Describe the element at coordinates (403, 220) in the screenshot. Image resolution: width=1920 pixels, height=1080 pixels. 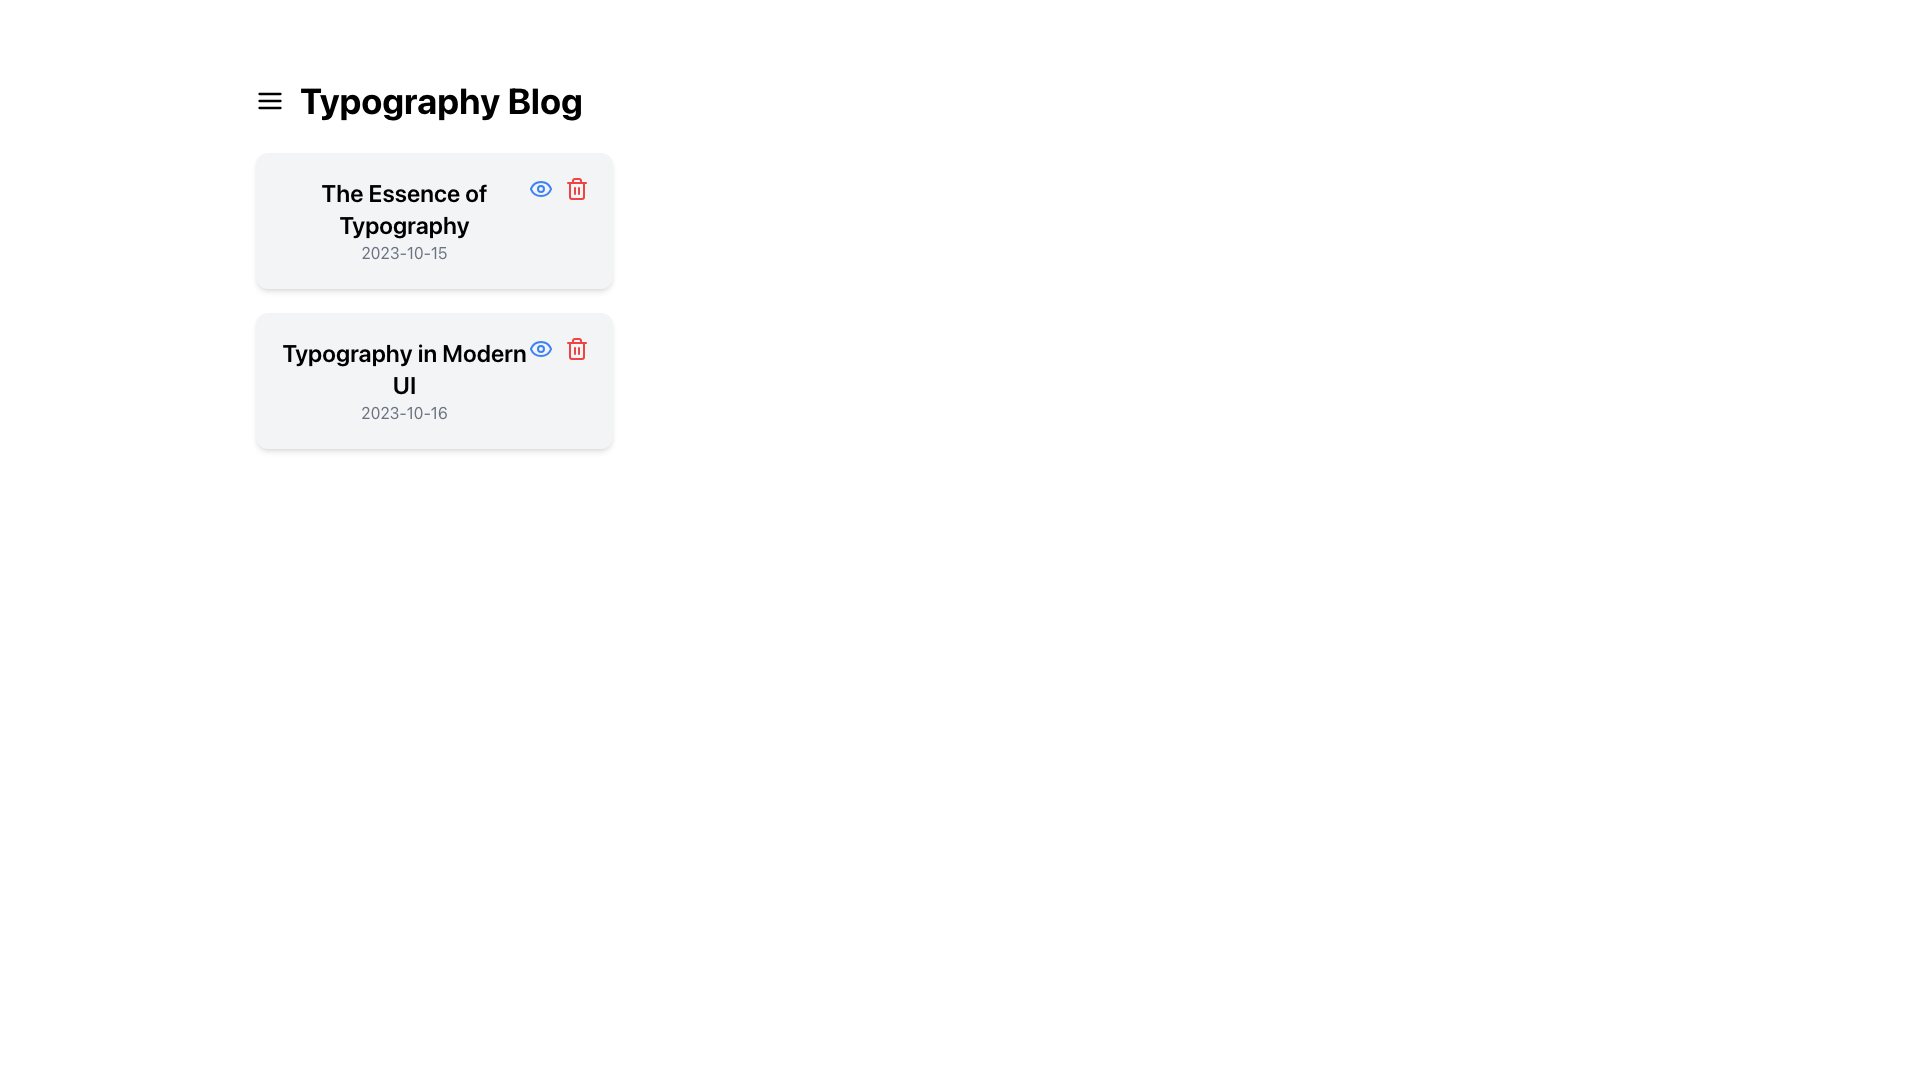
I see `the text display element containing the blog title 'The Essence of Typography' and its publication date, located at the top of the content area in the first card of a vertical list` at that location.